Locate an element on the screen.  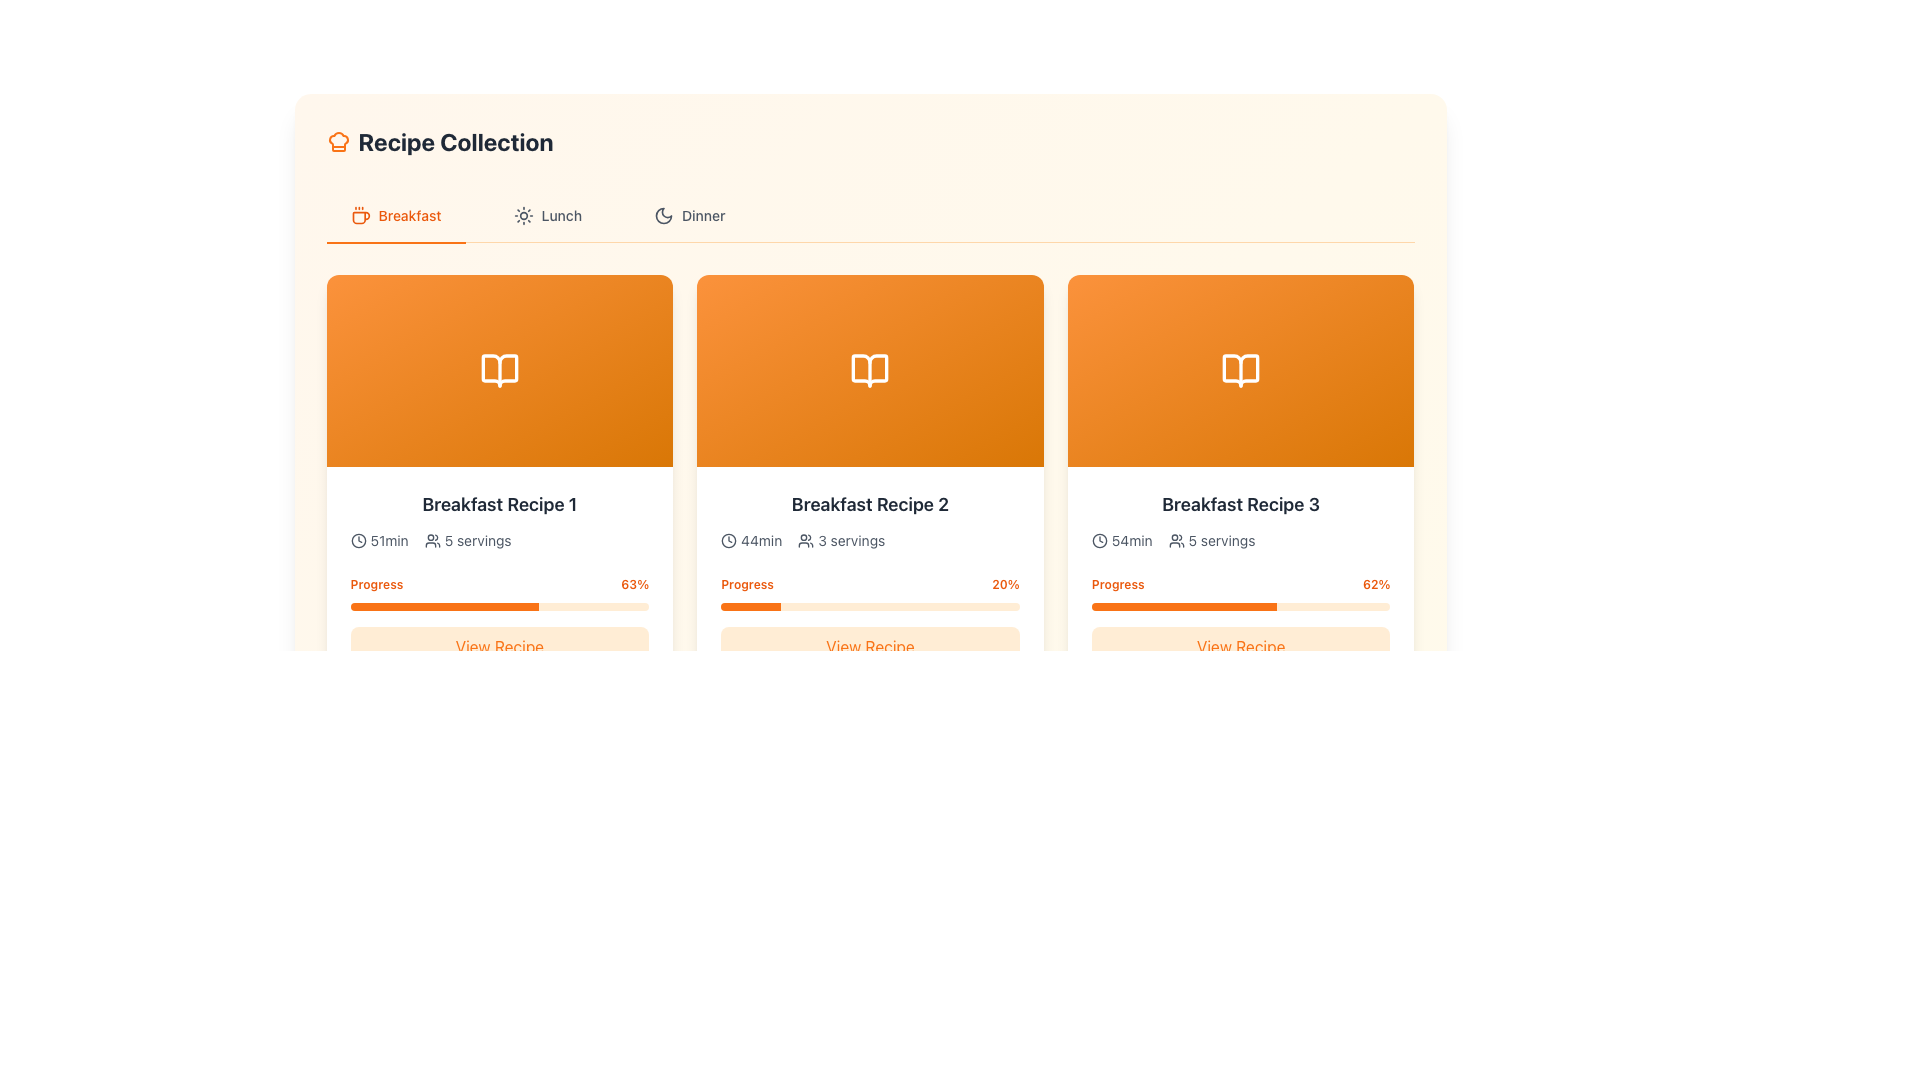
the text label displaying '3 servings' located in the middle recipe card under the 'Breakfast Recipe 2' section, adjacent to the group icon is located at coordinates (851, 540).